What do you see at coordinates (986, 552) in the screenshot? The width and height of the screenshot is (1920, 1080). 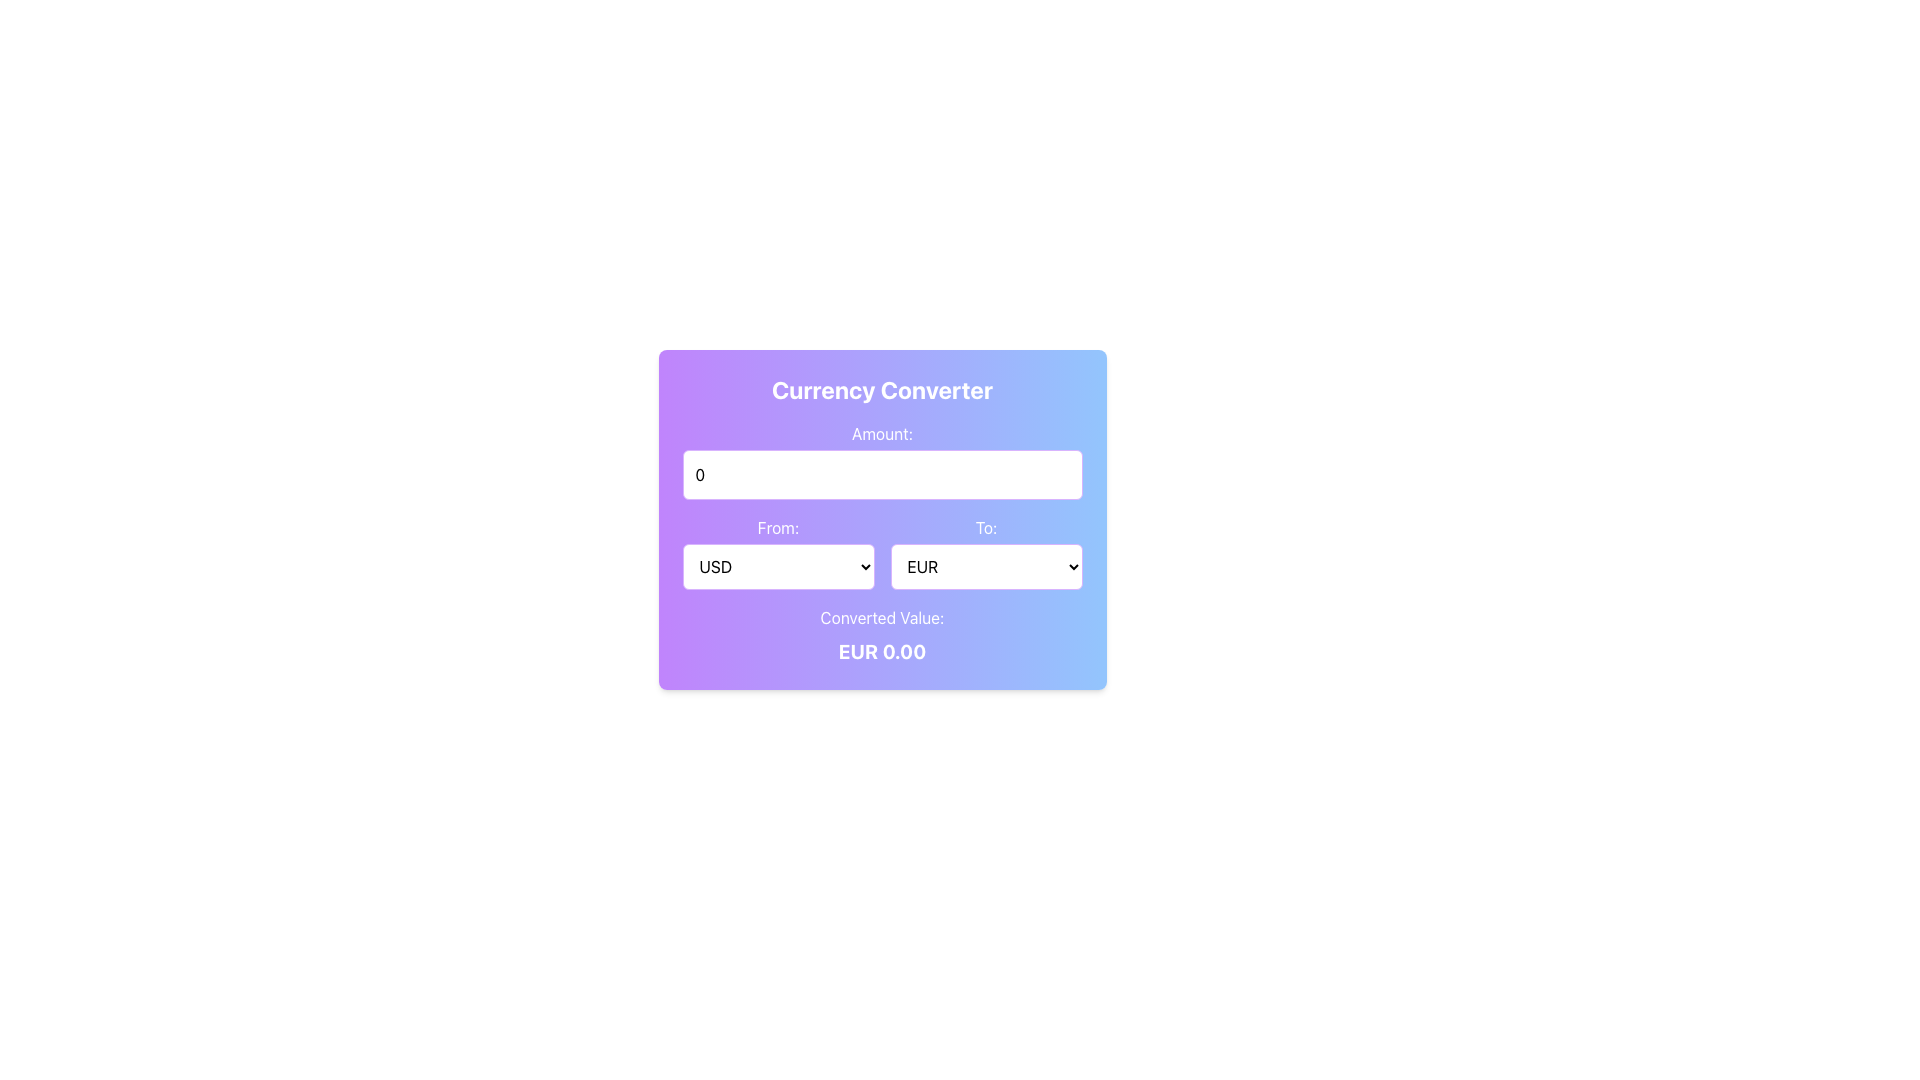 I see `a currency from the dropdown menu labeled 'To:' which contains the current value 'EUR' and is styled with a rounded border and purple hue` at bounding box center [986, 552].